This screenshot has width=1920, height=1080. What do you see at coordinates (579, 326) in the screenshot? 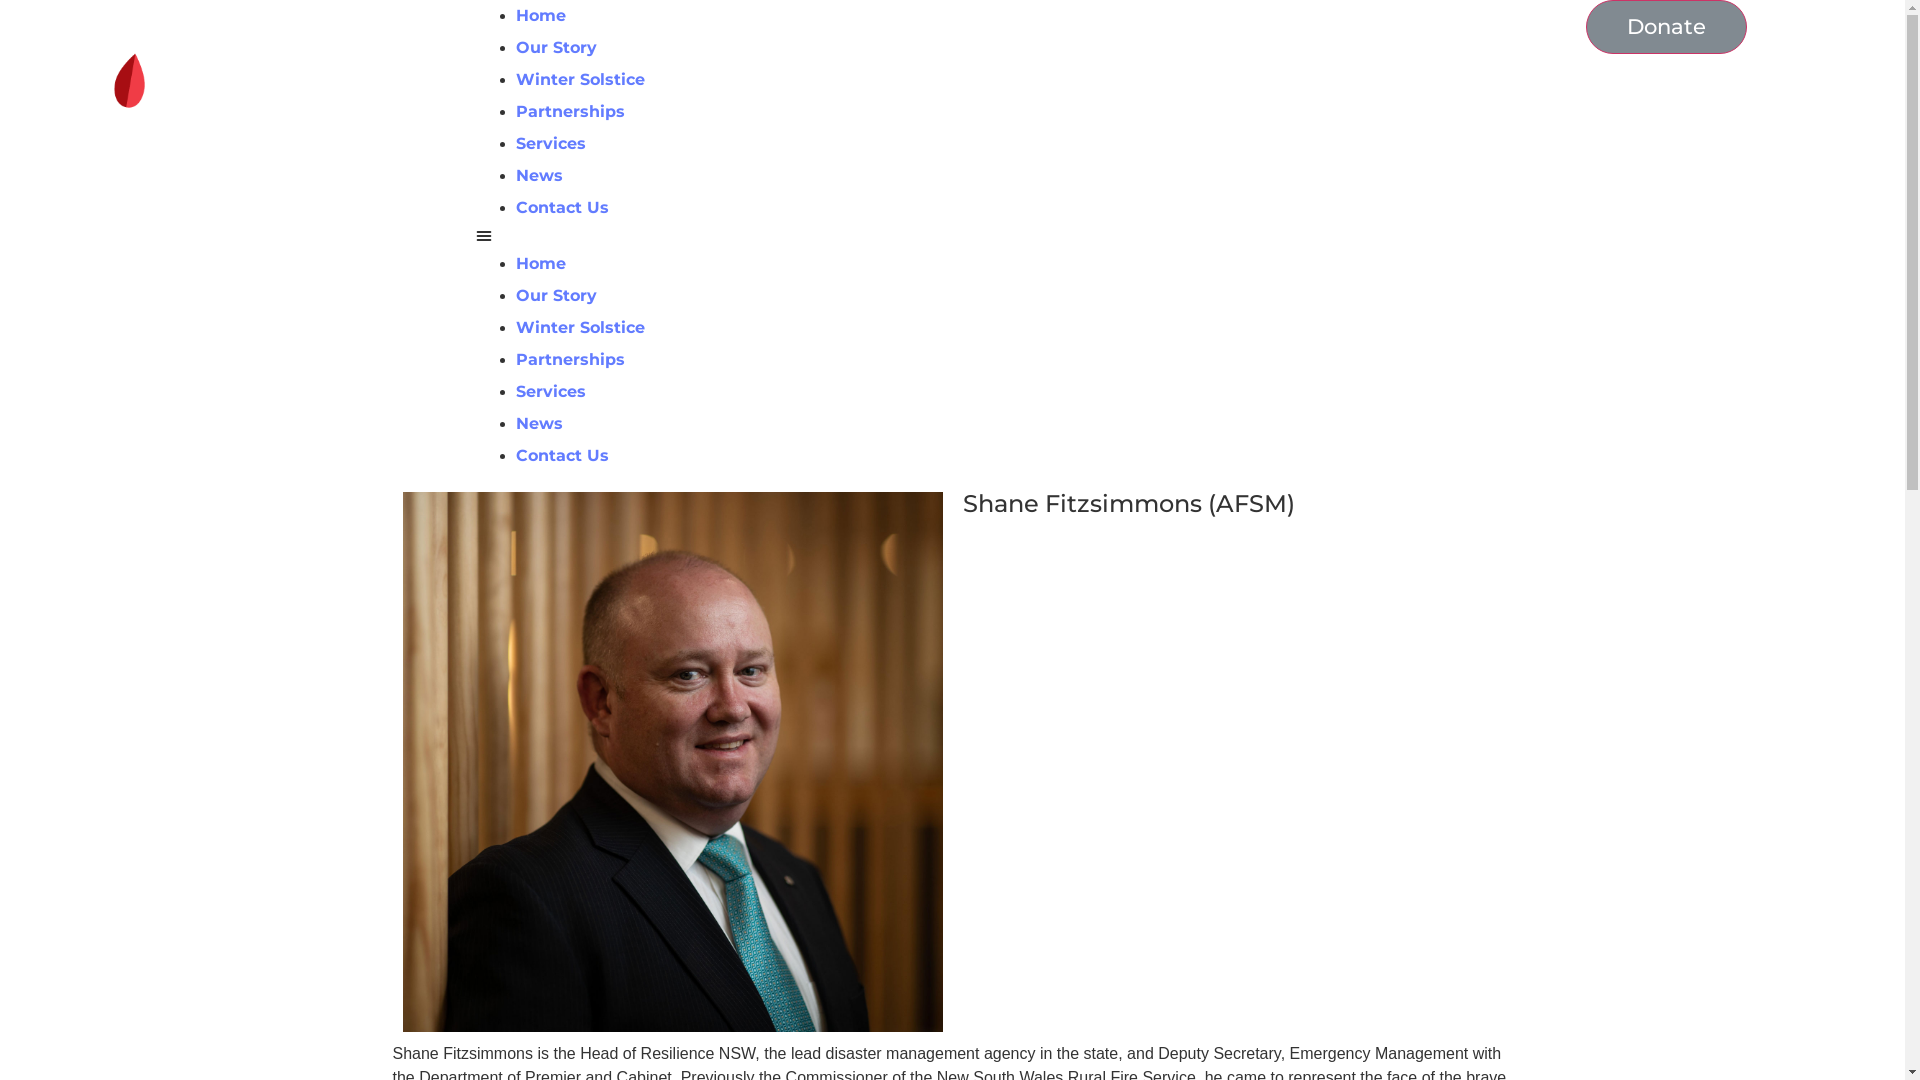
I see `'Winter Solstice'` at bounding box center [579, 326].